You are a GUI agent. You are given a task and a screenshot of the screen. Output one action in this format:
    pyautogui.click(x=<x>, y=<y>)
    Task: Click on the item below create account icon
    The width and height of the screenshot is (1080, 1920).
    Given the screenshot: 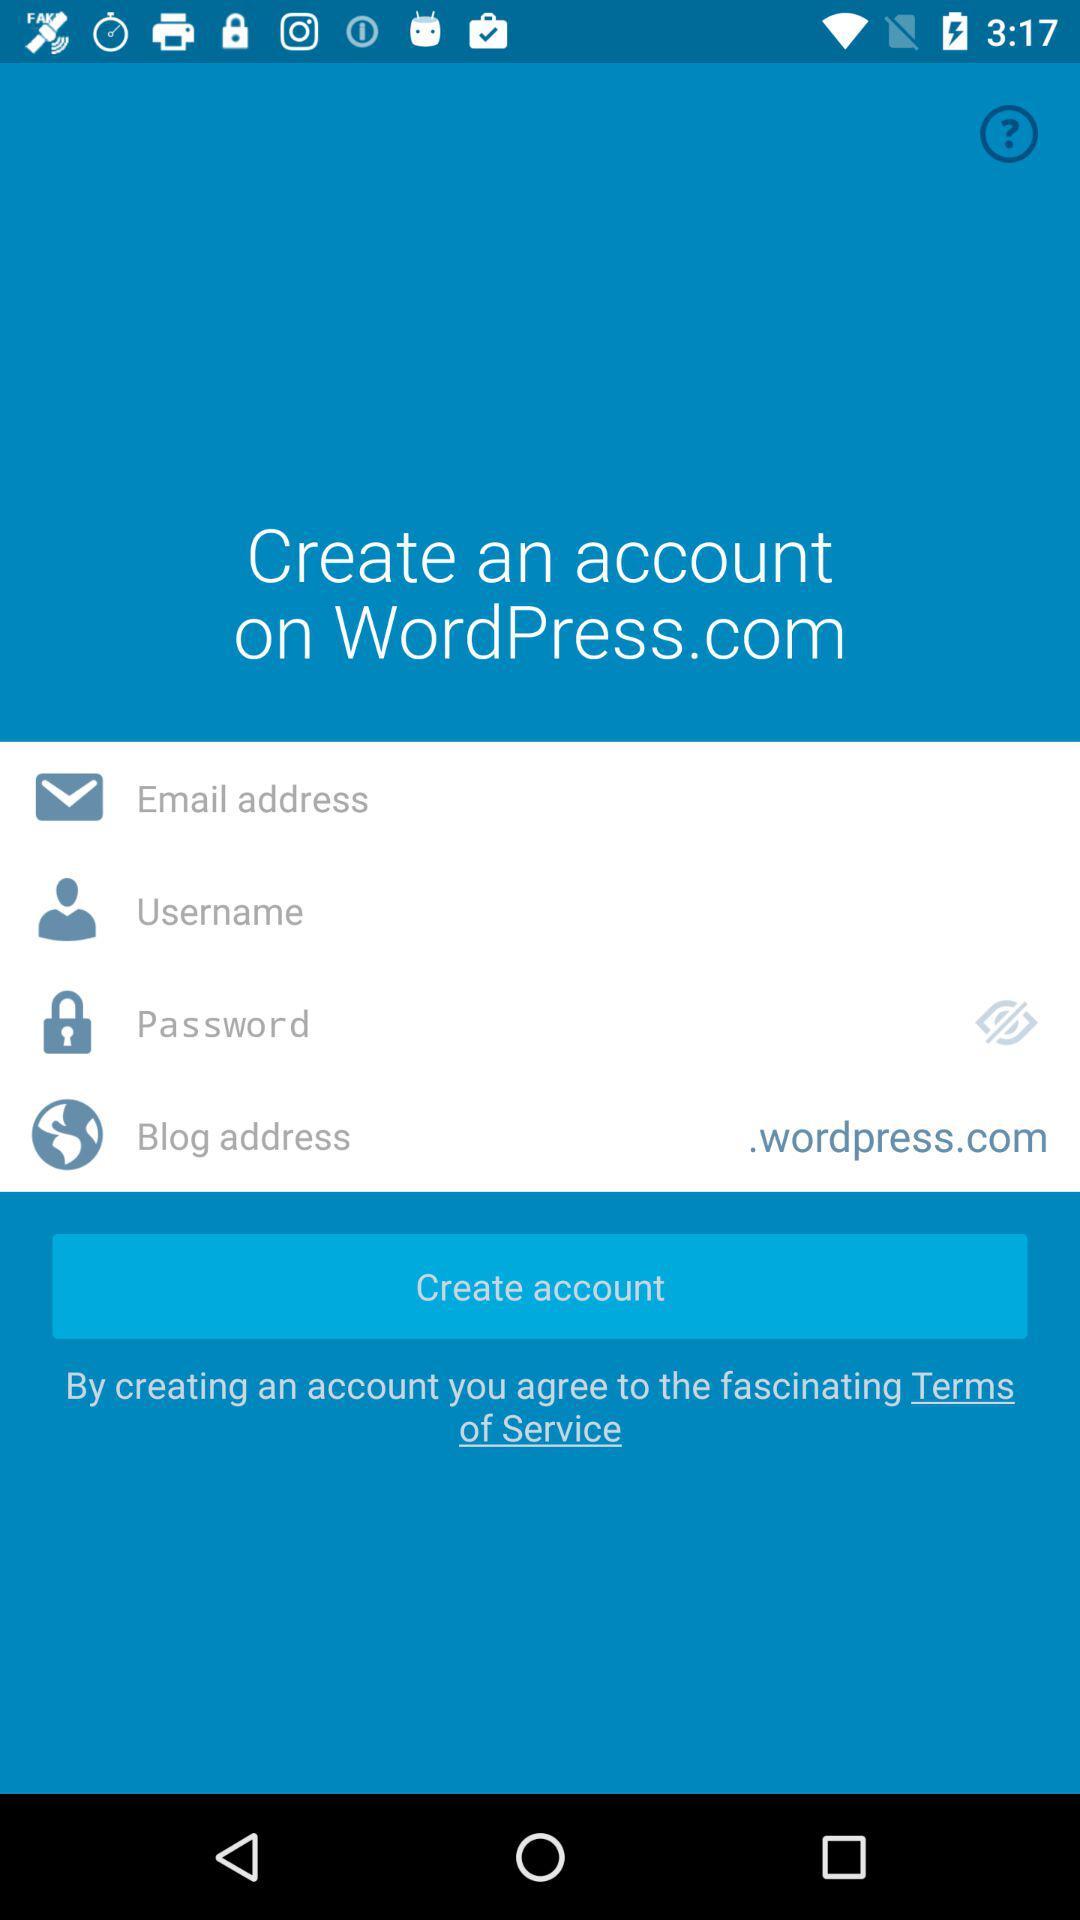 What is the action you would take?
    pyautogui.click(x=540, y=1404)
    